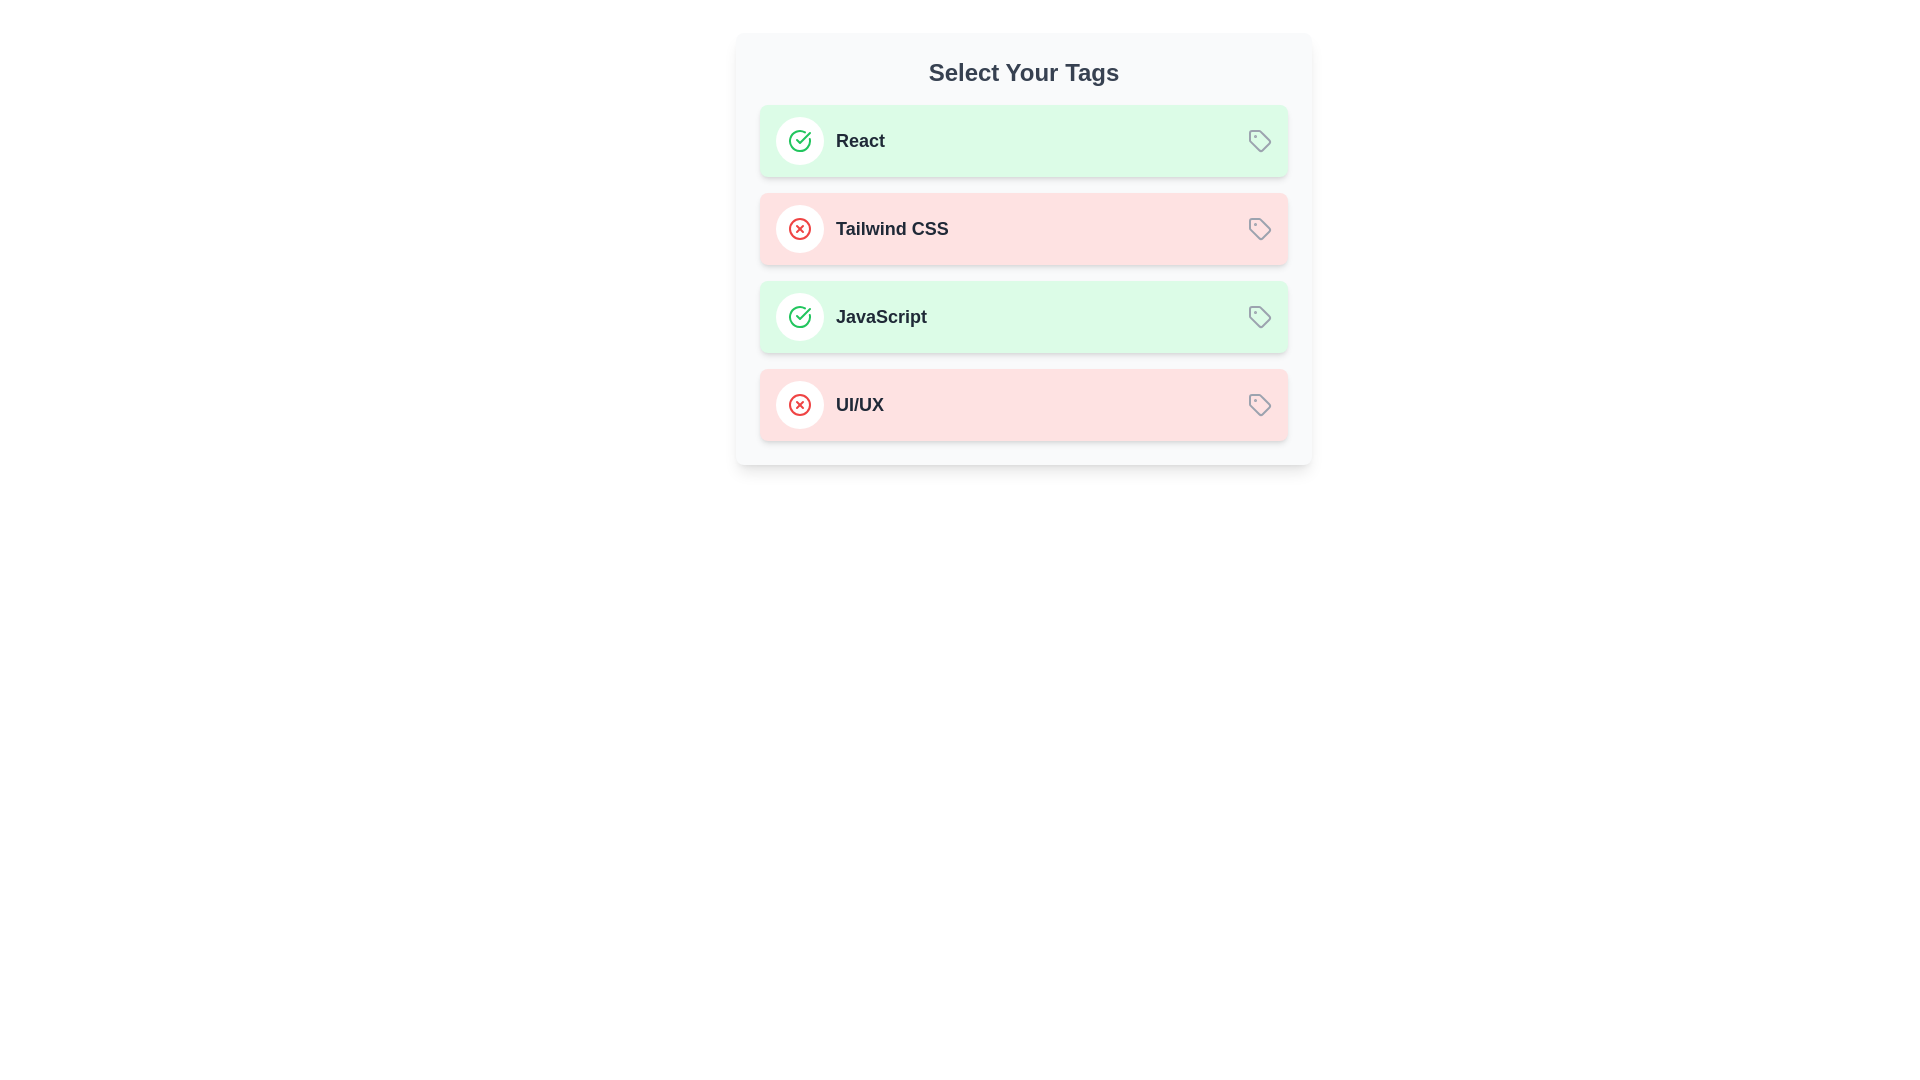  Describe the element at coordinates (1258, 227) in the screenshot. I see `the SVG tag icon located on the far right side of the 'Tailwind CSS' row, which is used for tagging features` at that location.